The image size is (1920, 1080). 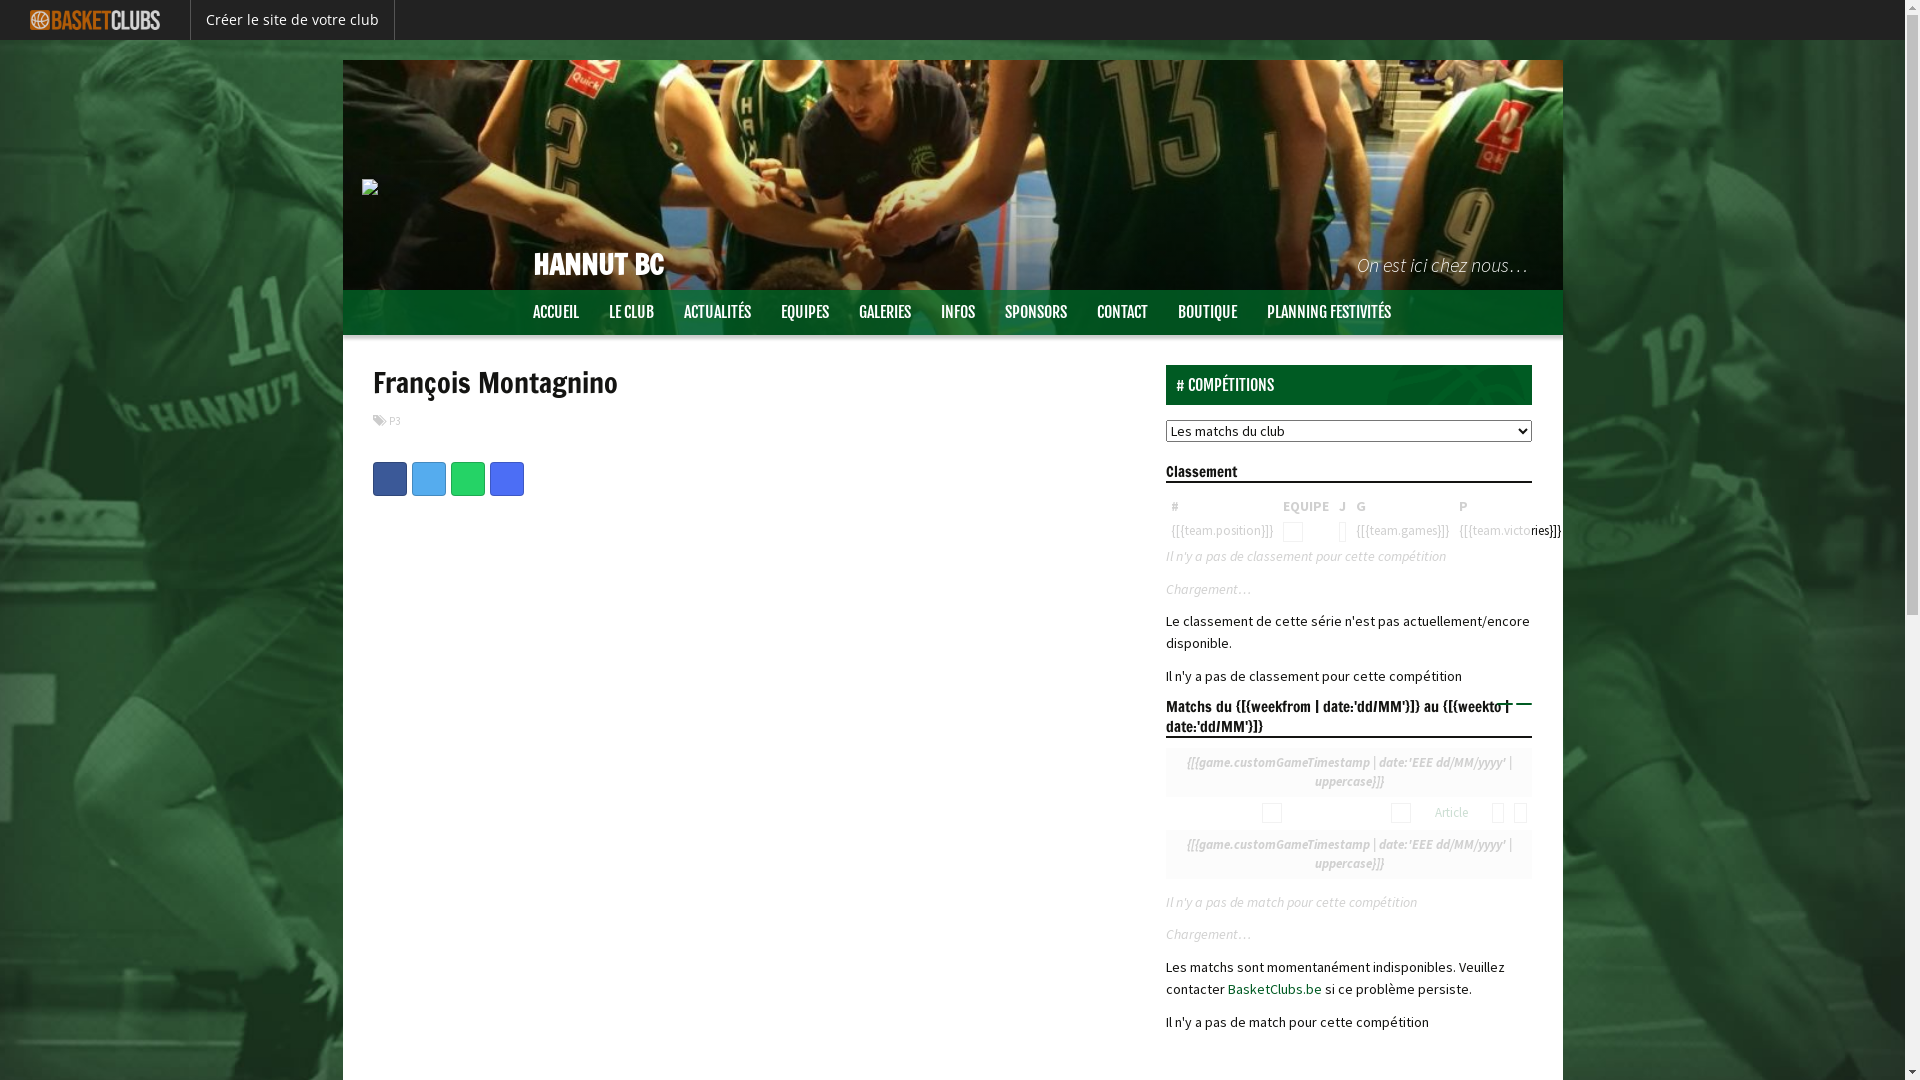 I want to click on 'Article', so click(x=1434, y=812).